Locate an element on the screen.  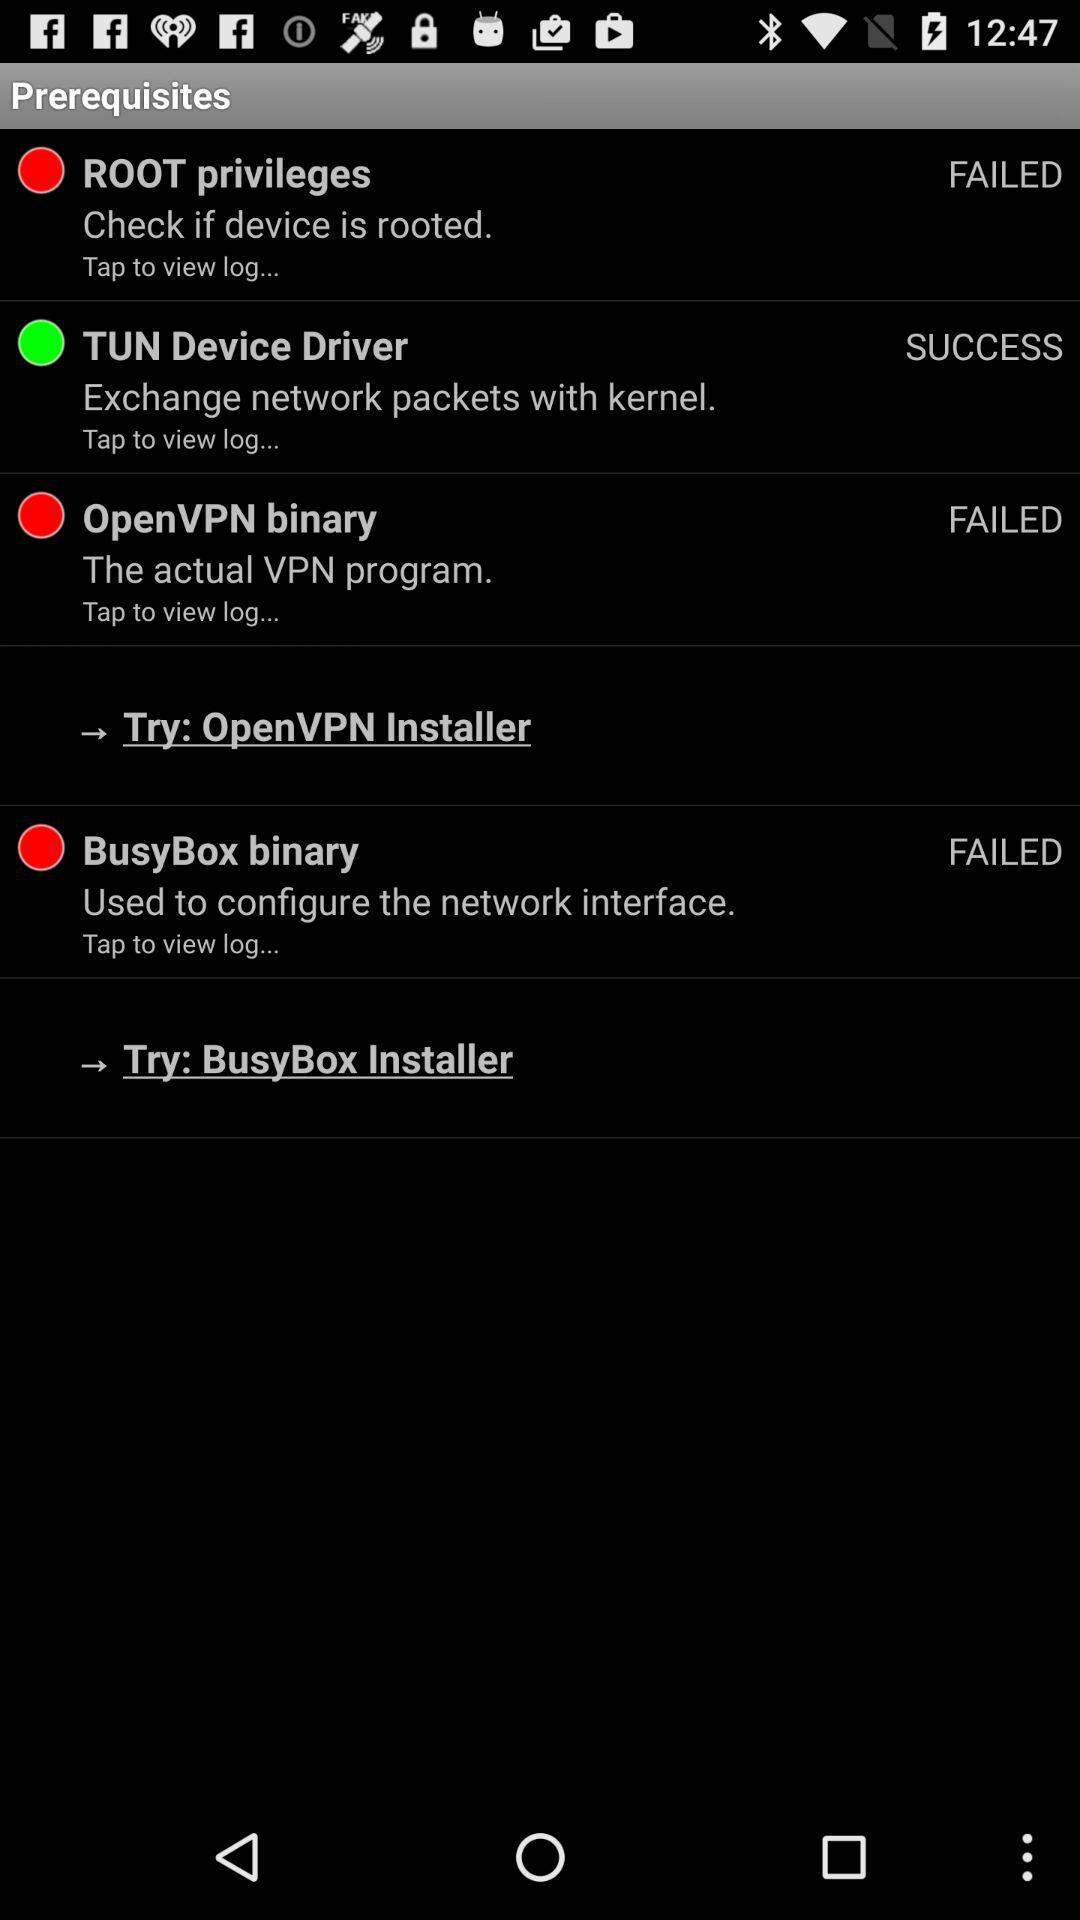
the item above check if device icon is located at coordinates (514, 172).